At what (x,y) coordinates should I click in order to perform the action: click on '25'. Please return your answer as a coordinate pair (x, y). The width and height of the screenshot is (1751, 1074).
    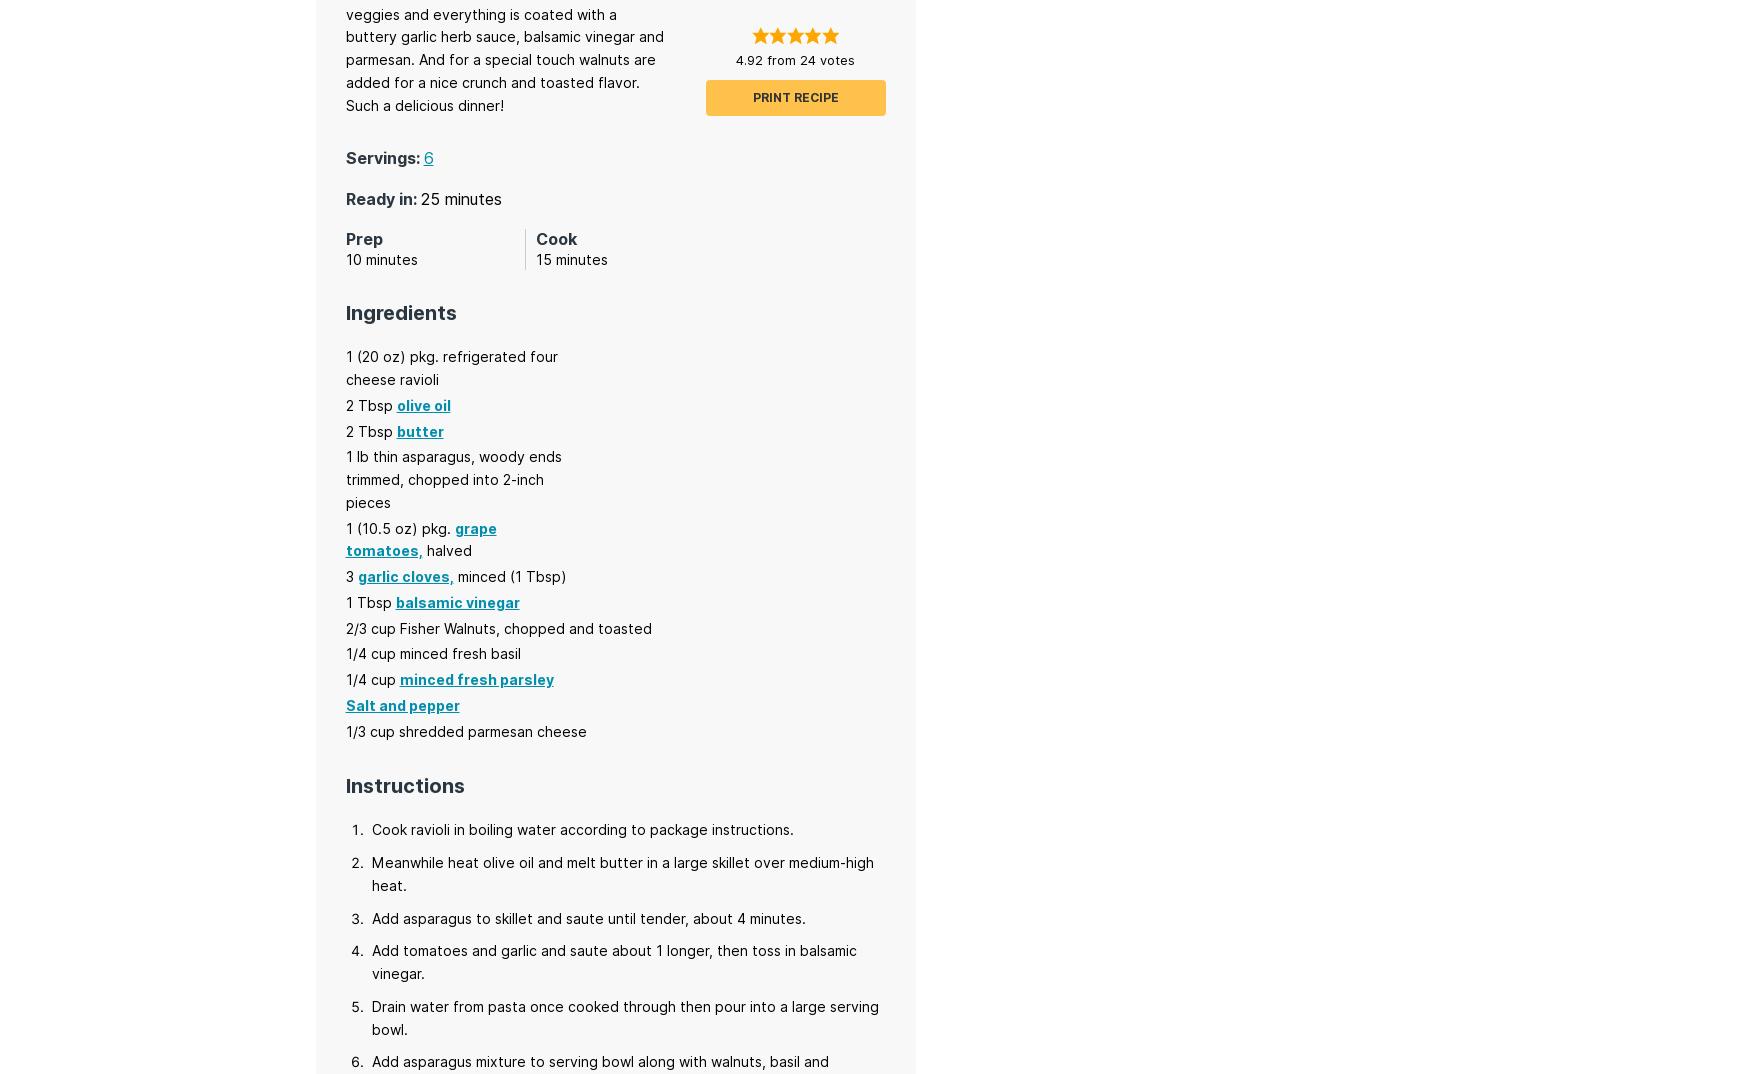
    Looking at the image, I should click on (429, 199).